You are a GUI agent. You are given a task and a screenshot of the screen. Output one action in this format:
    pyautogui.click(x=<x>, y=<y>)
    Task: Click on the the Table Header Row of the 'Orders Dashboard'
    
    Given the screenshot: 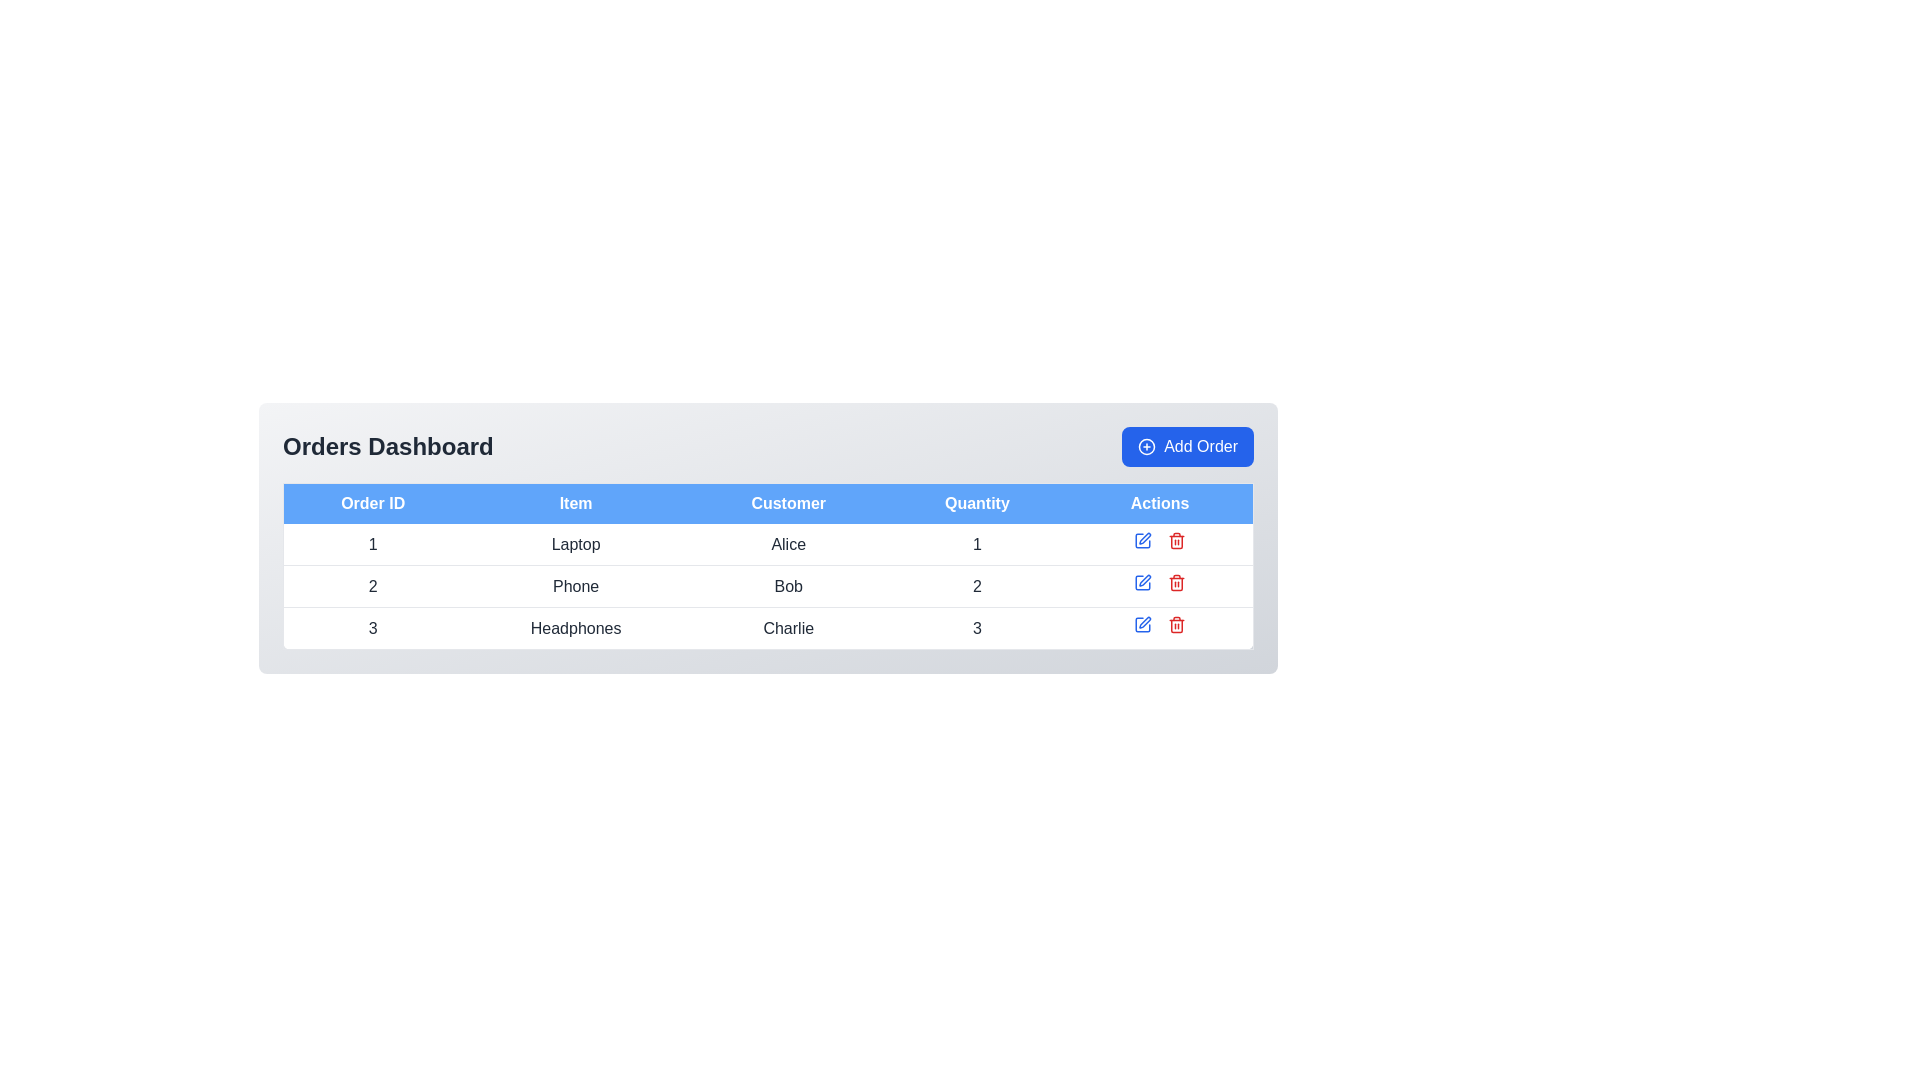 What is the action you would take?
    pyautogui.click(x=767, y=502)
    